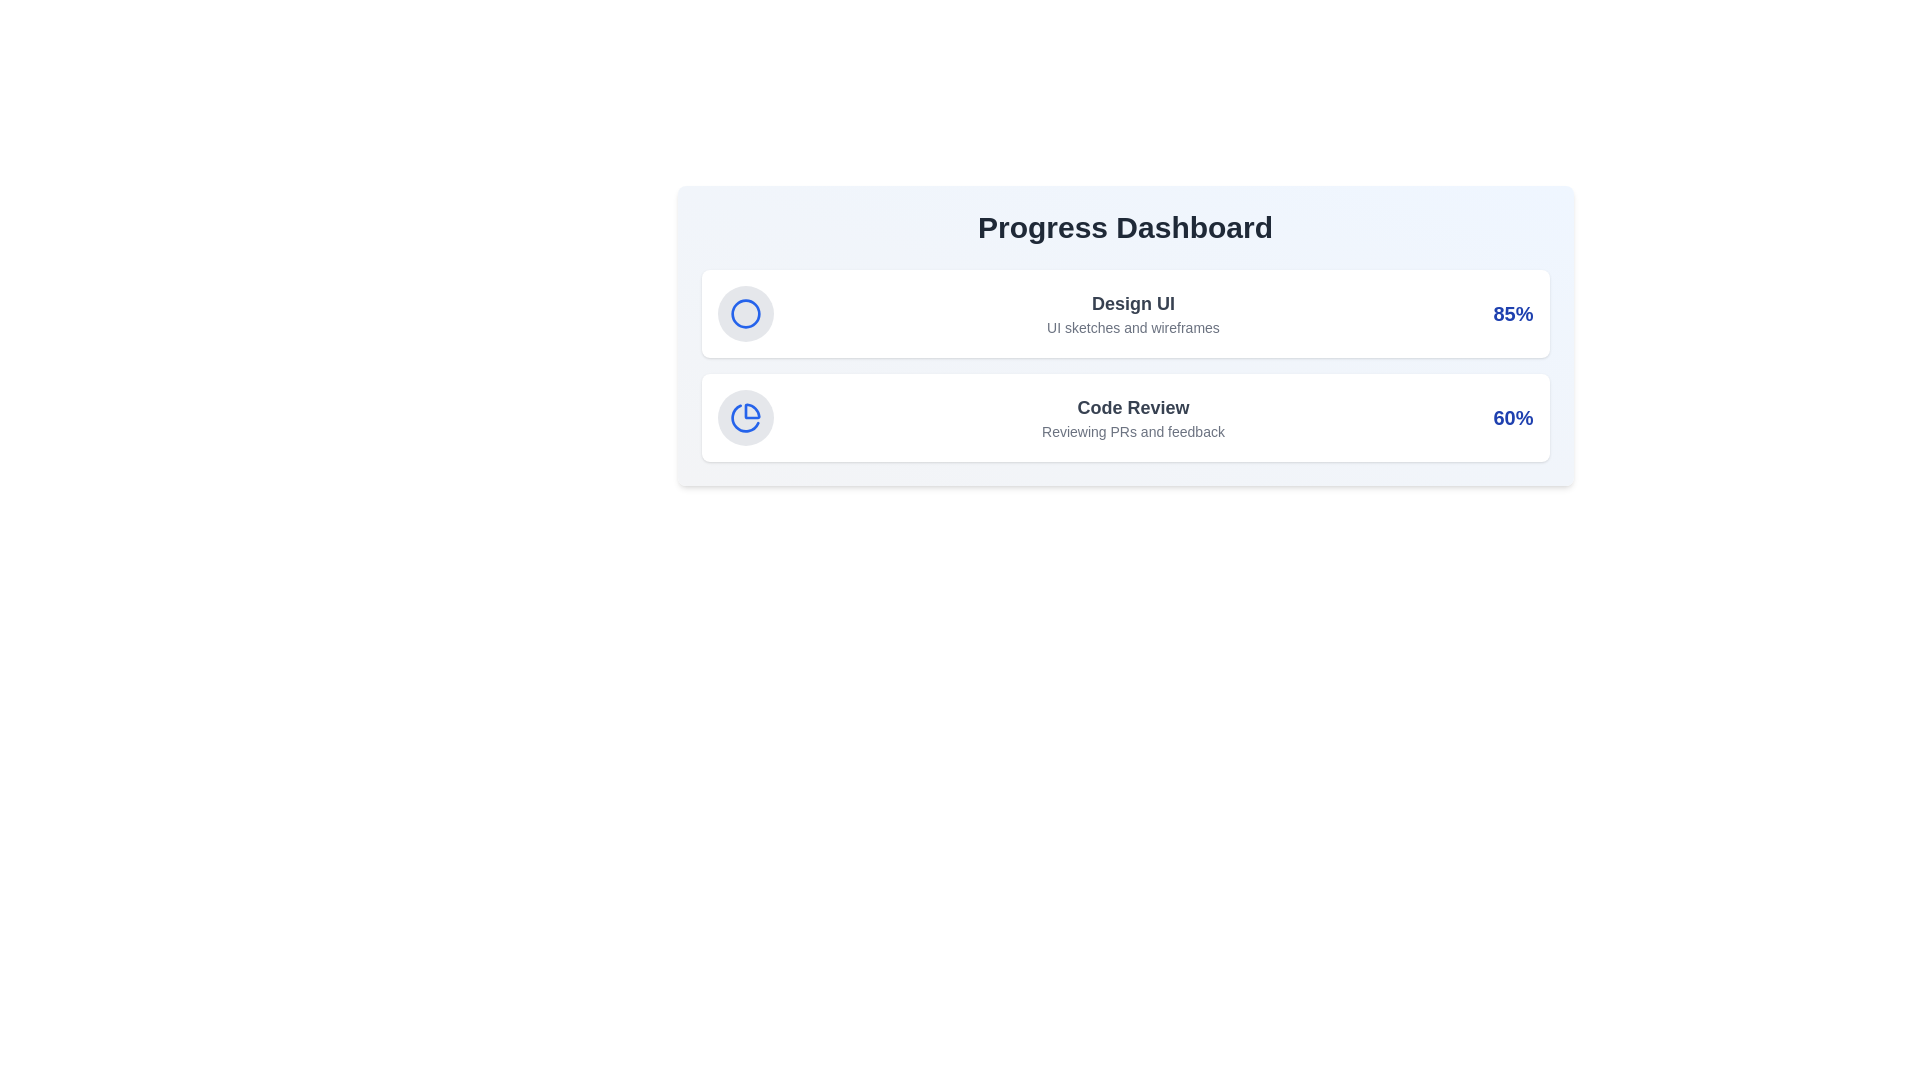  What do you see at coordinates (1125, 416) in the screenshot?
I see `the second card in the list that represents the progress of the 'Code Review' task` at bounding box center [1125, 416].